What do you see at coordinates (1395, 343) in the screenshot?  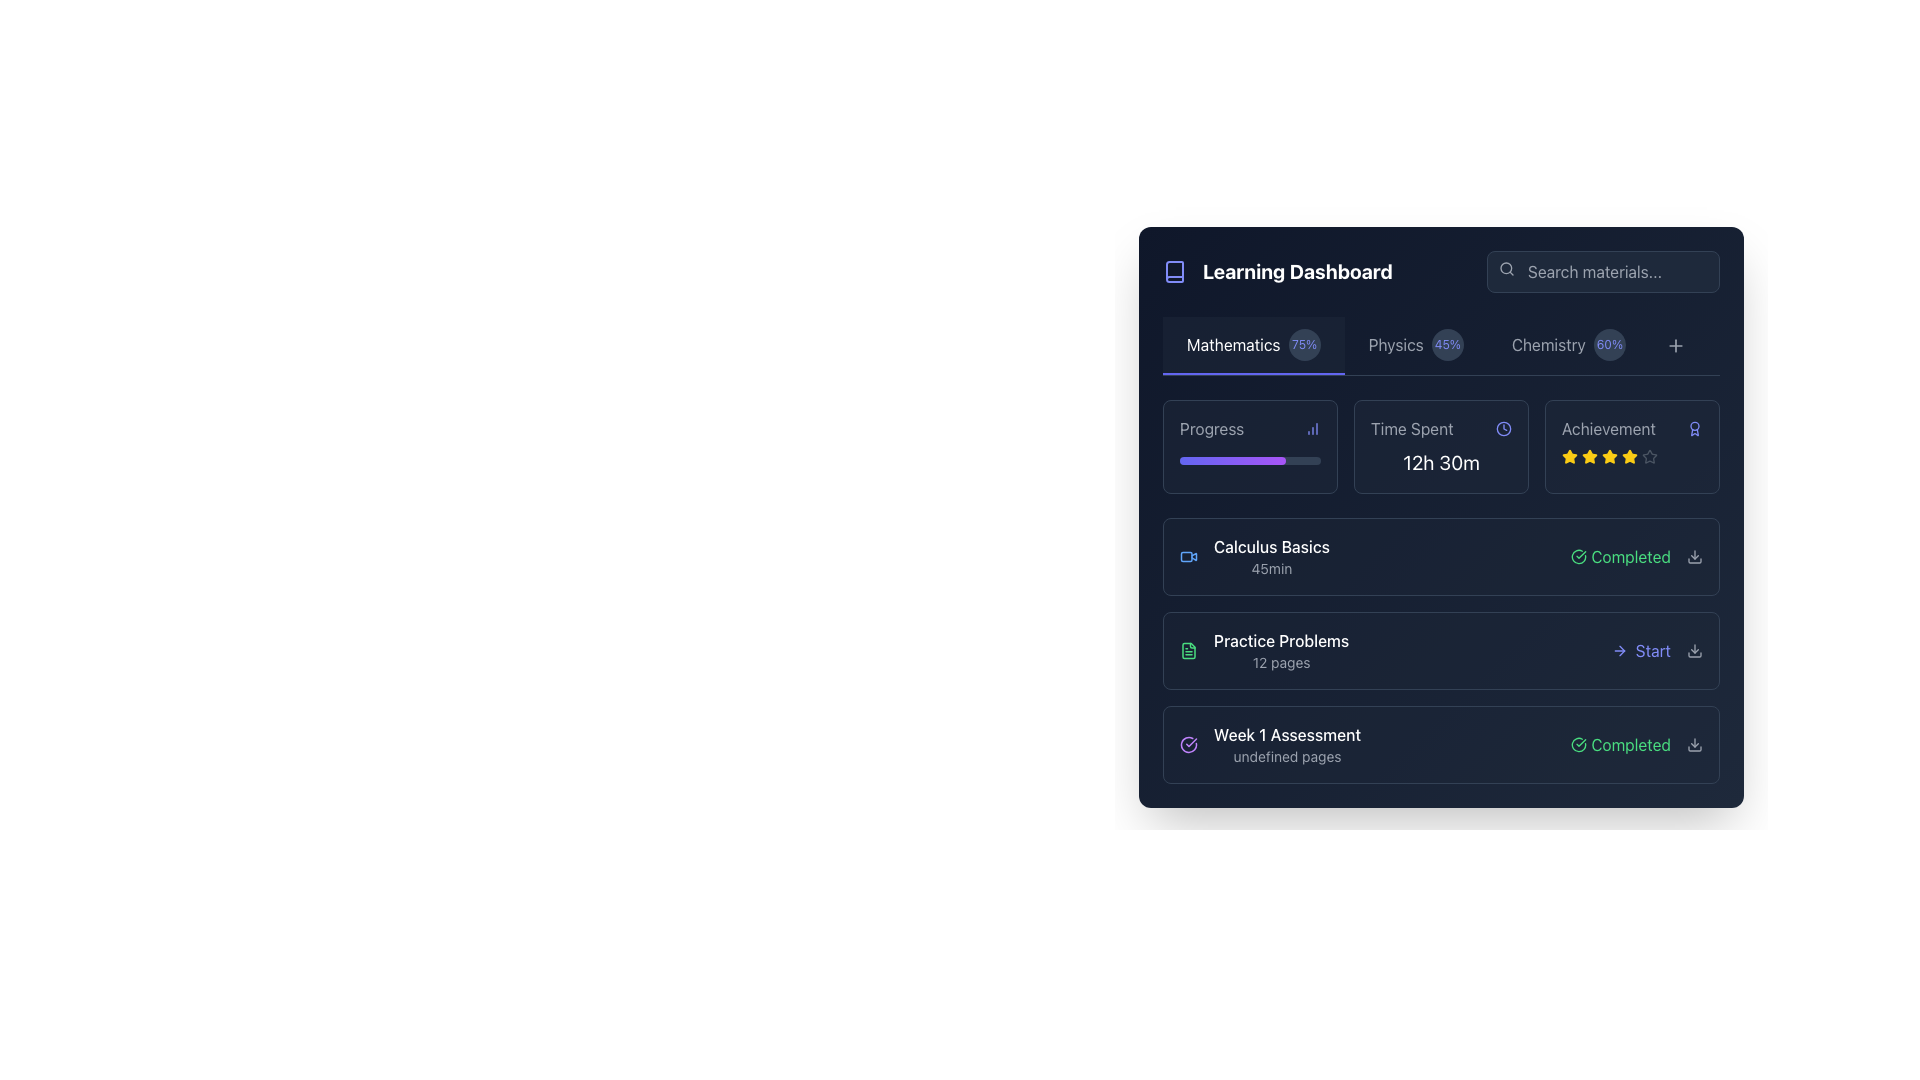 I see `the 'Physics' tab label, which is styled in white on a dark blue background` at bounding box center [1395, 343].